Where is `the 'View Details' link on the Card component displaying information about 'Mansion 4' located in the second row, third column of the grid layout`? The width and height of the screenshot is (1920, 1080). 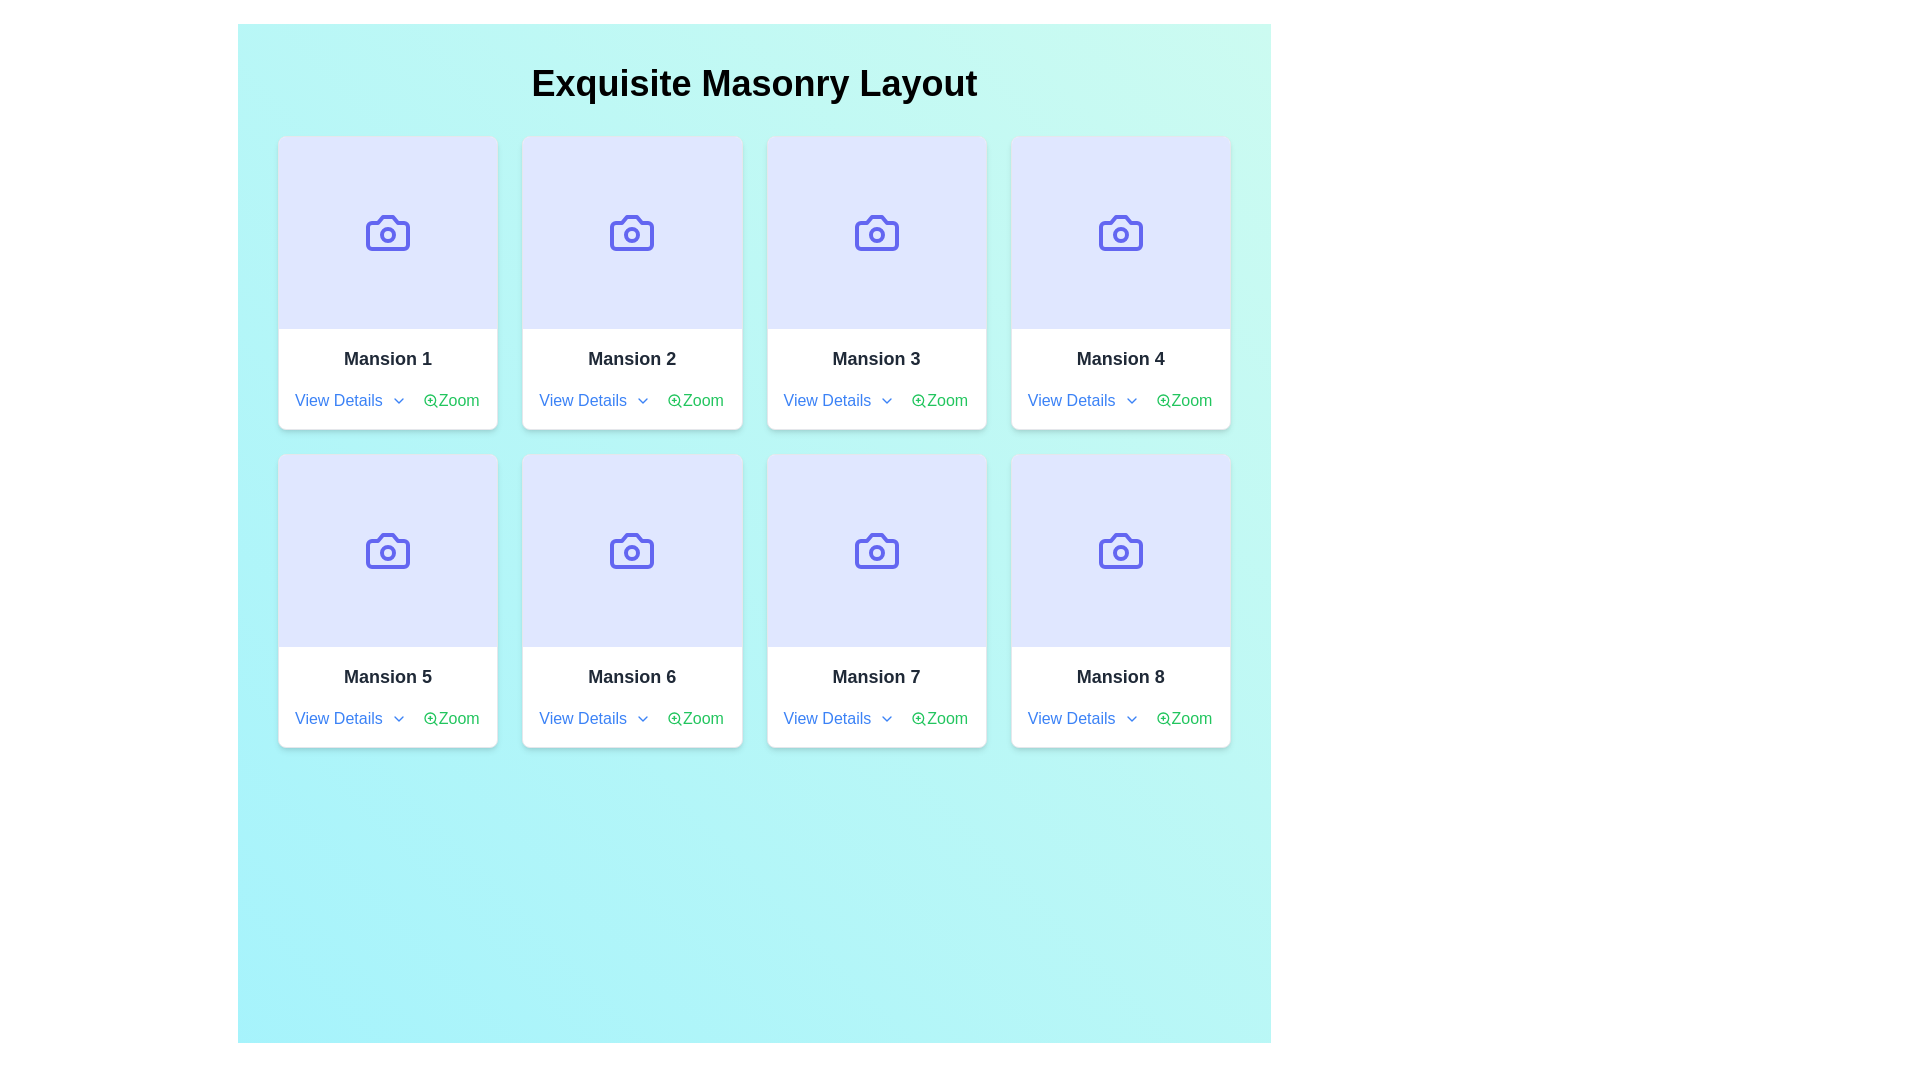
the 'View Details' link on the Card component displaying information about 'Mansion 4' located in the second row, third column of the grid layout is located at coordinates (1120, 378).